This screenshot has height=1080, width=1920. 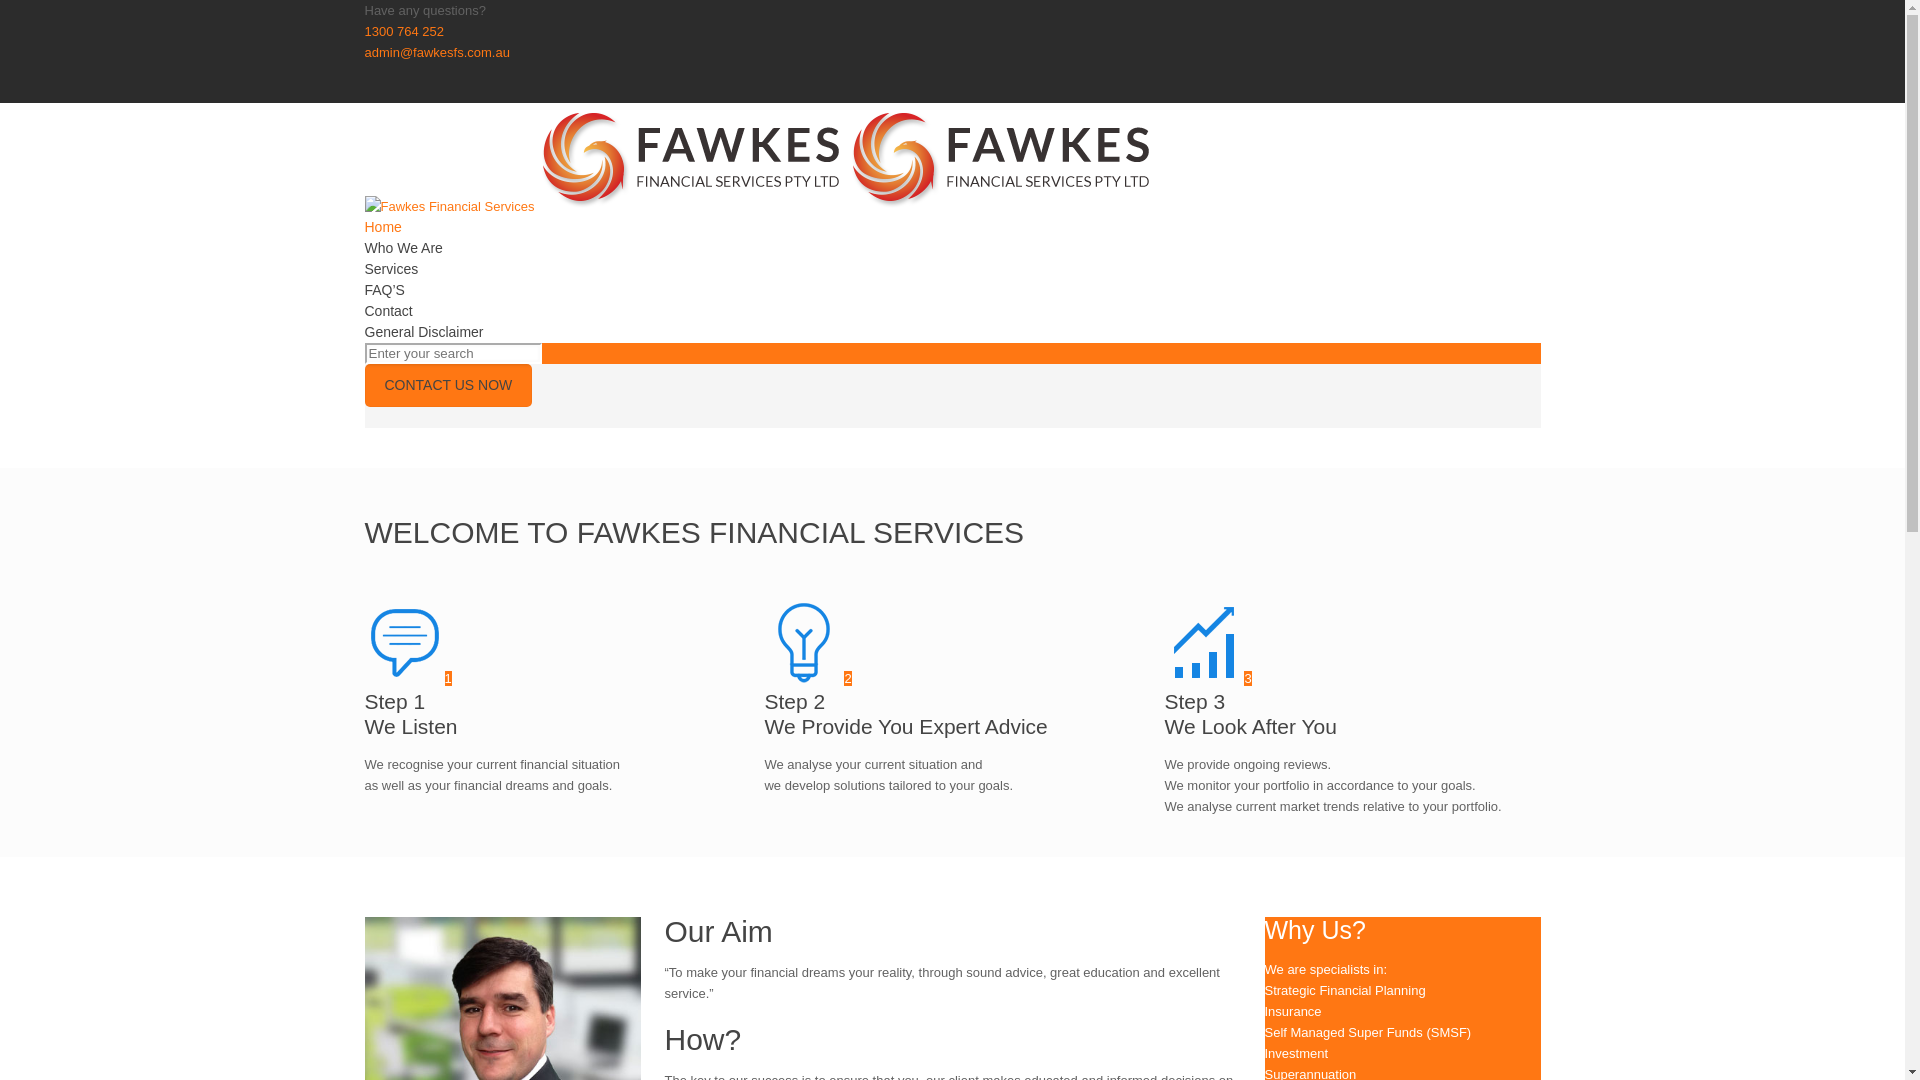 What do you see at coordinates (390, 268) in the screenshot?
I see `'Services'` at bounding box center [390, 268].